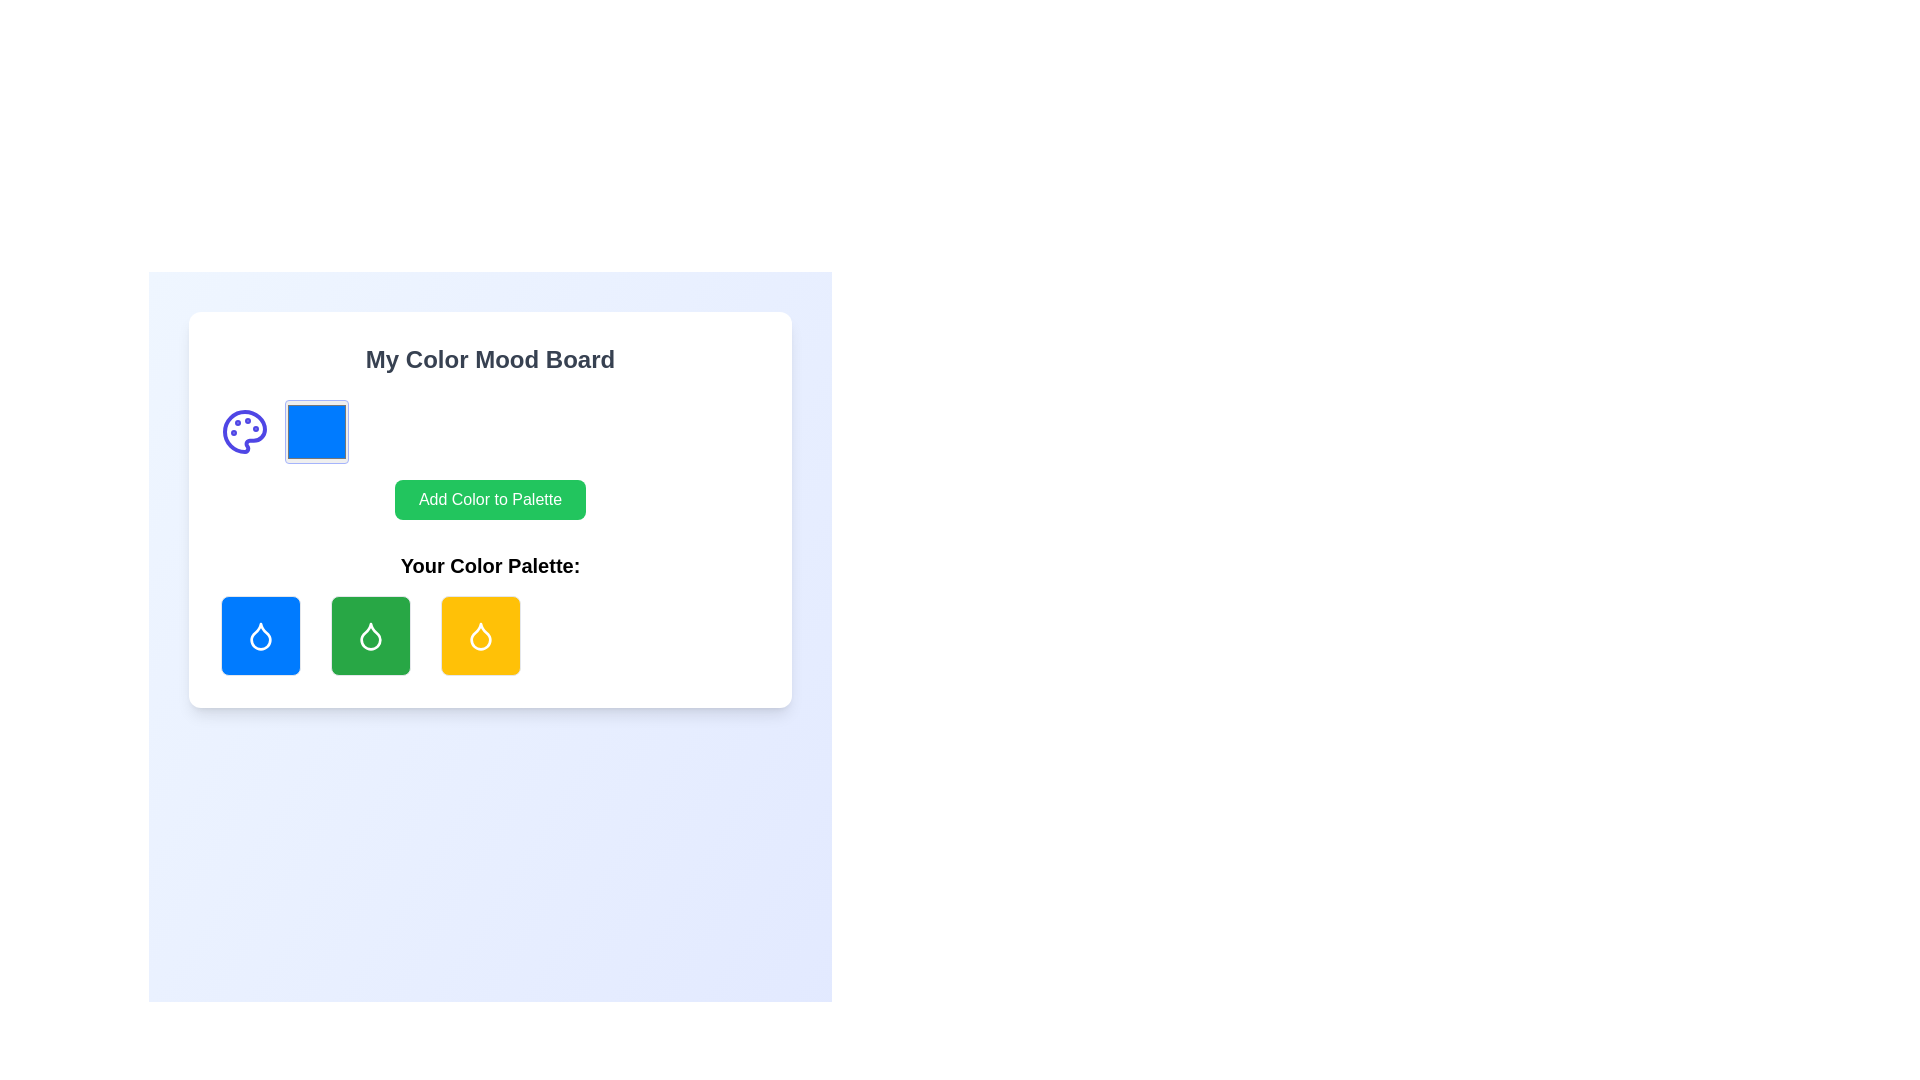  What do you see at coordinates (371, 636) in the screenshot?
I see `the middle green droplet icon in the color palette` at bounding box center [371, 636].